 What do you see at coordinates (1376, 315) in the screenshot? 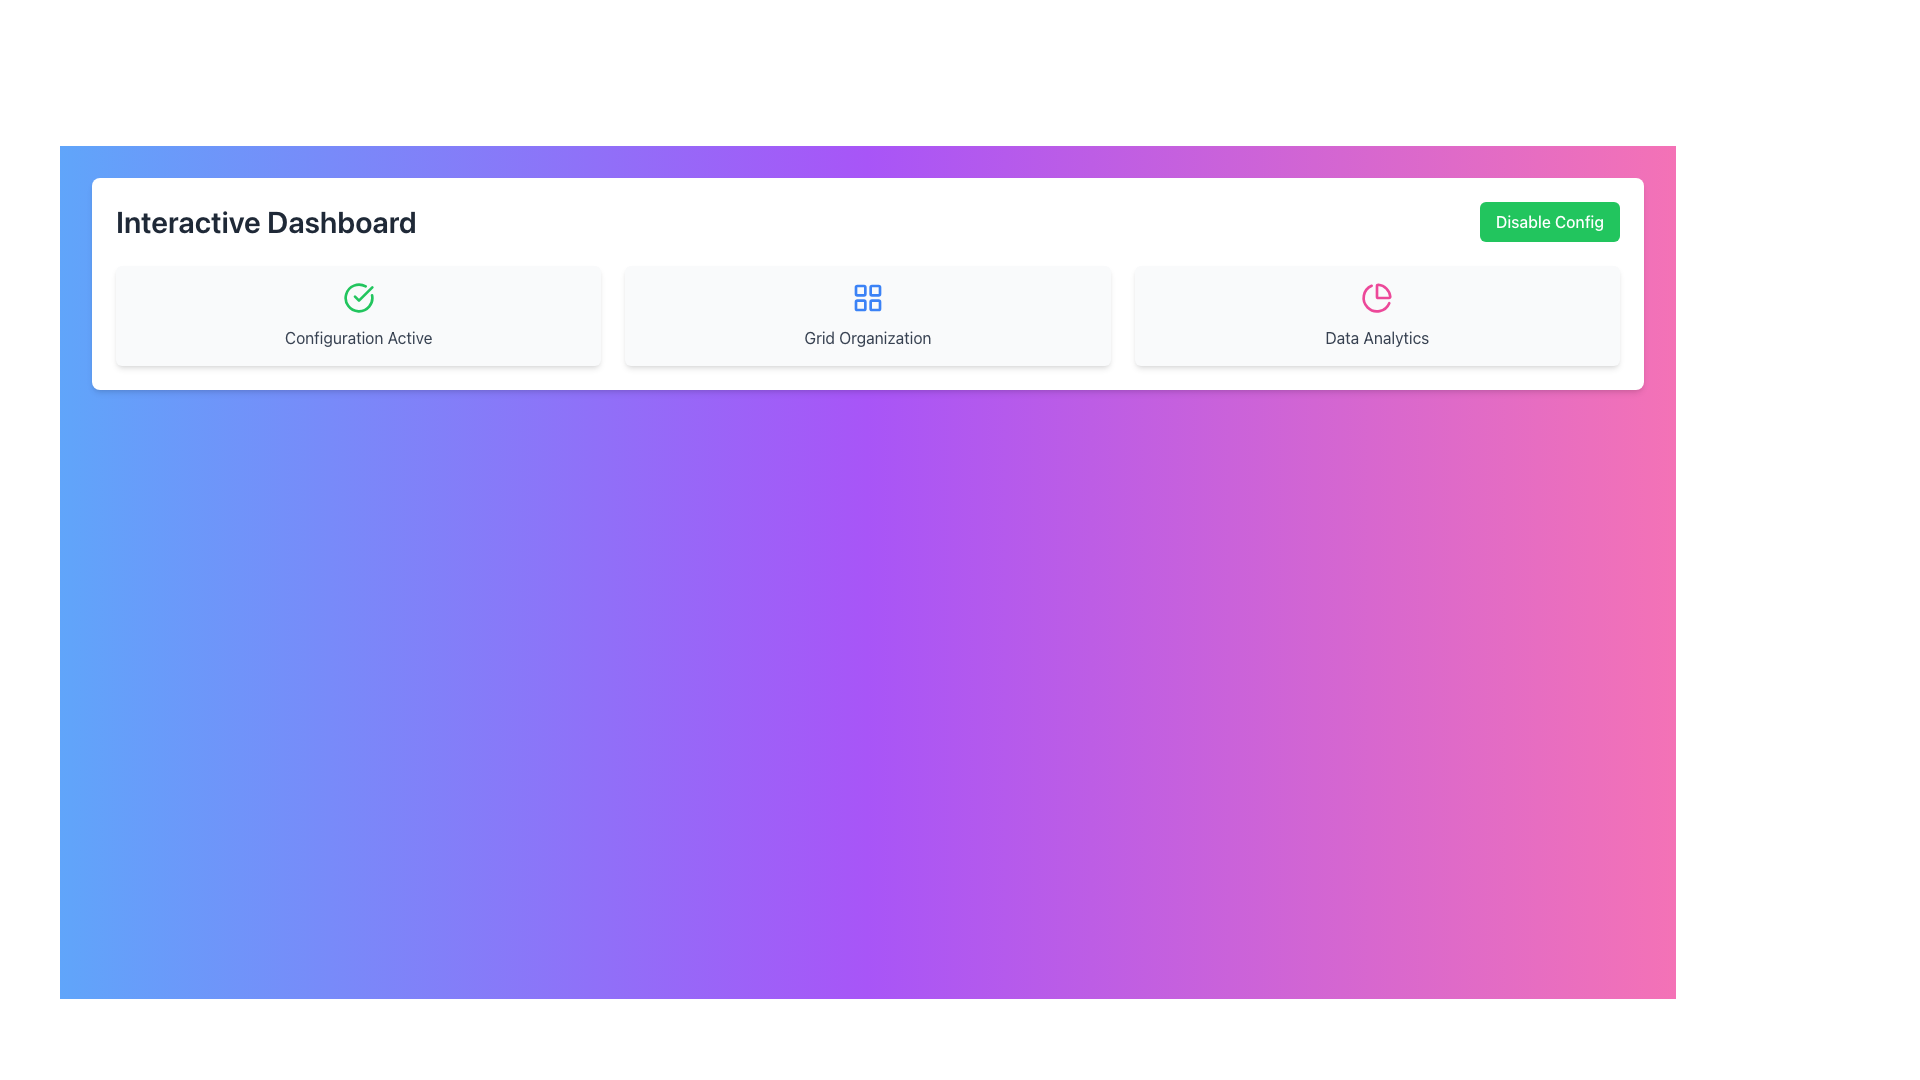
I see `the third card in the grid layout that features a pink pie chart icon and the text 'Data Analytics' in dark gray` at bounding box center [1376, 315].